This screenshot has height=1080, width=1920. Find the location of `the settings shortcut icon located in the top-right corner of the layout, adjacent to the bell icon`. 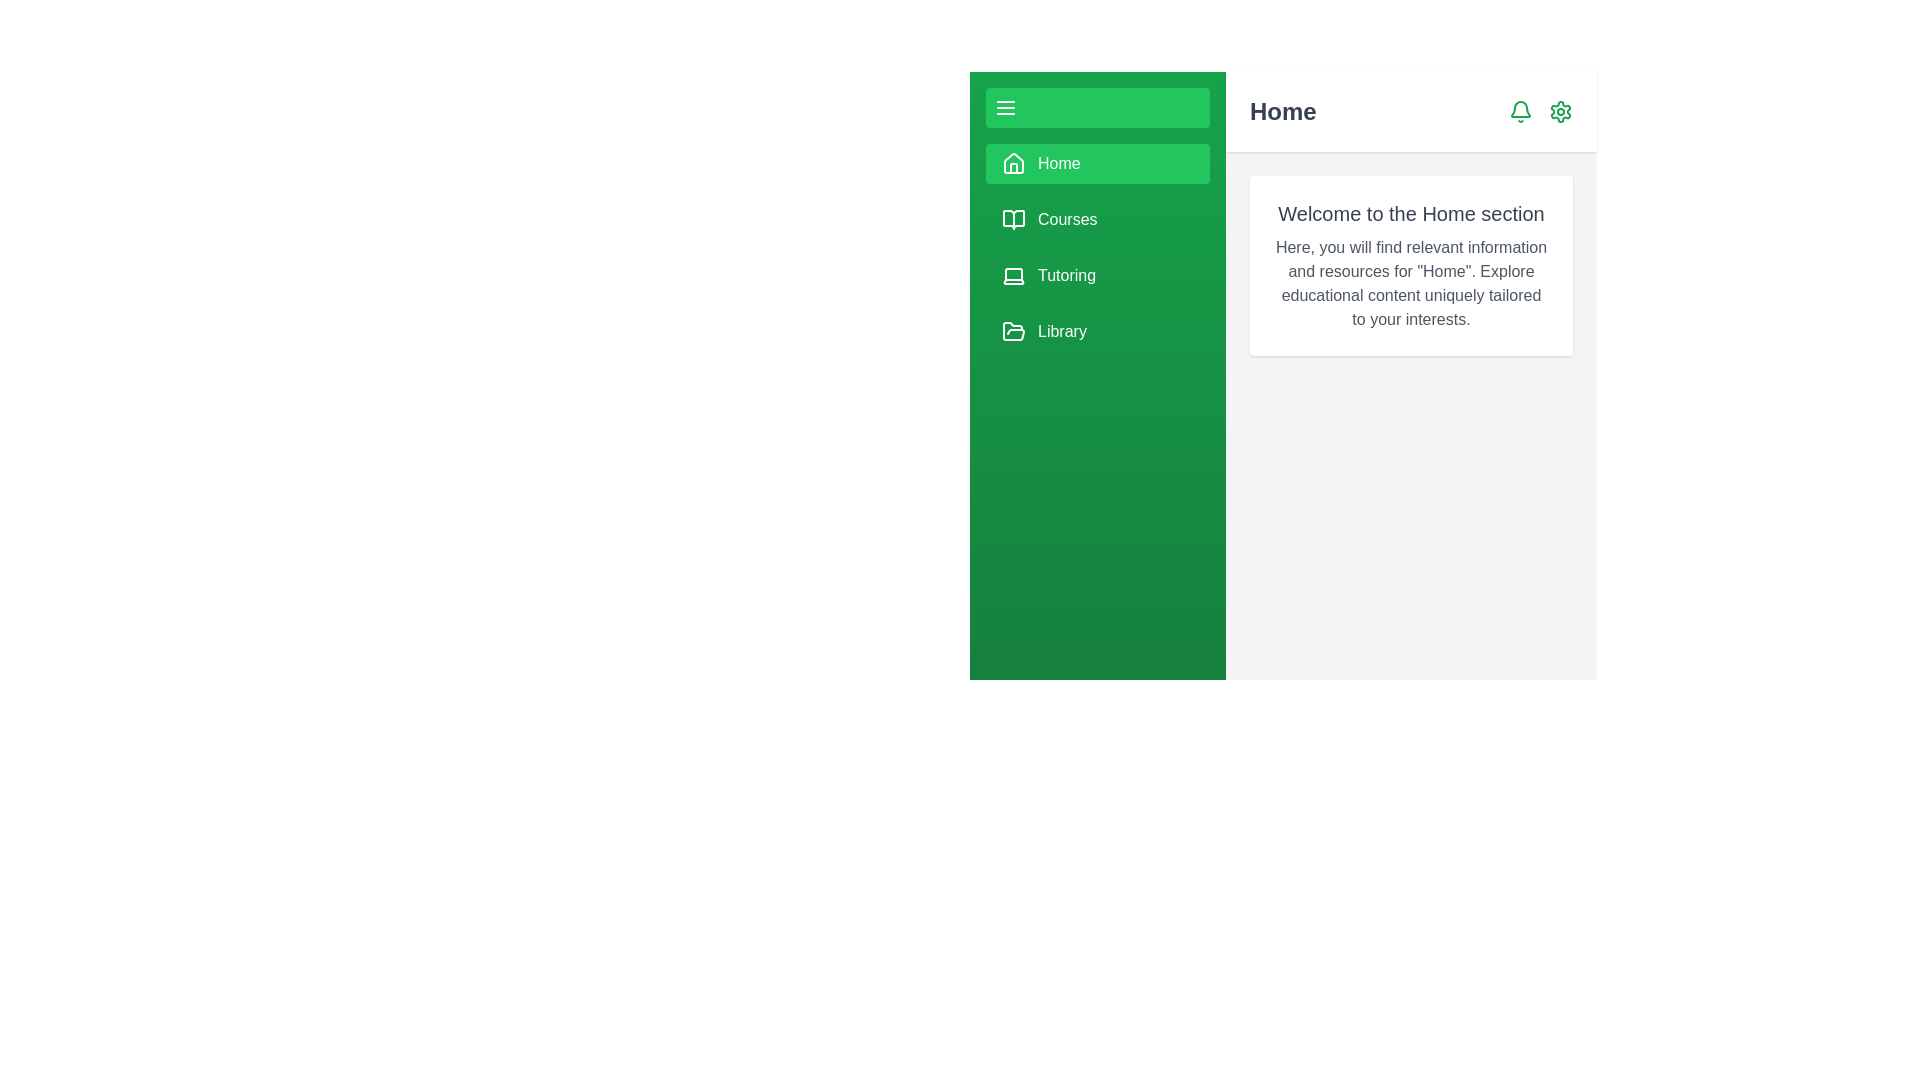

the settings shortcut icon located in the top-right corner of the layout, adjacent to the bell icon is located at coordinates (1559, 111).